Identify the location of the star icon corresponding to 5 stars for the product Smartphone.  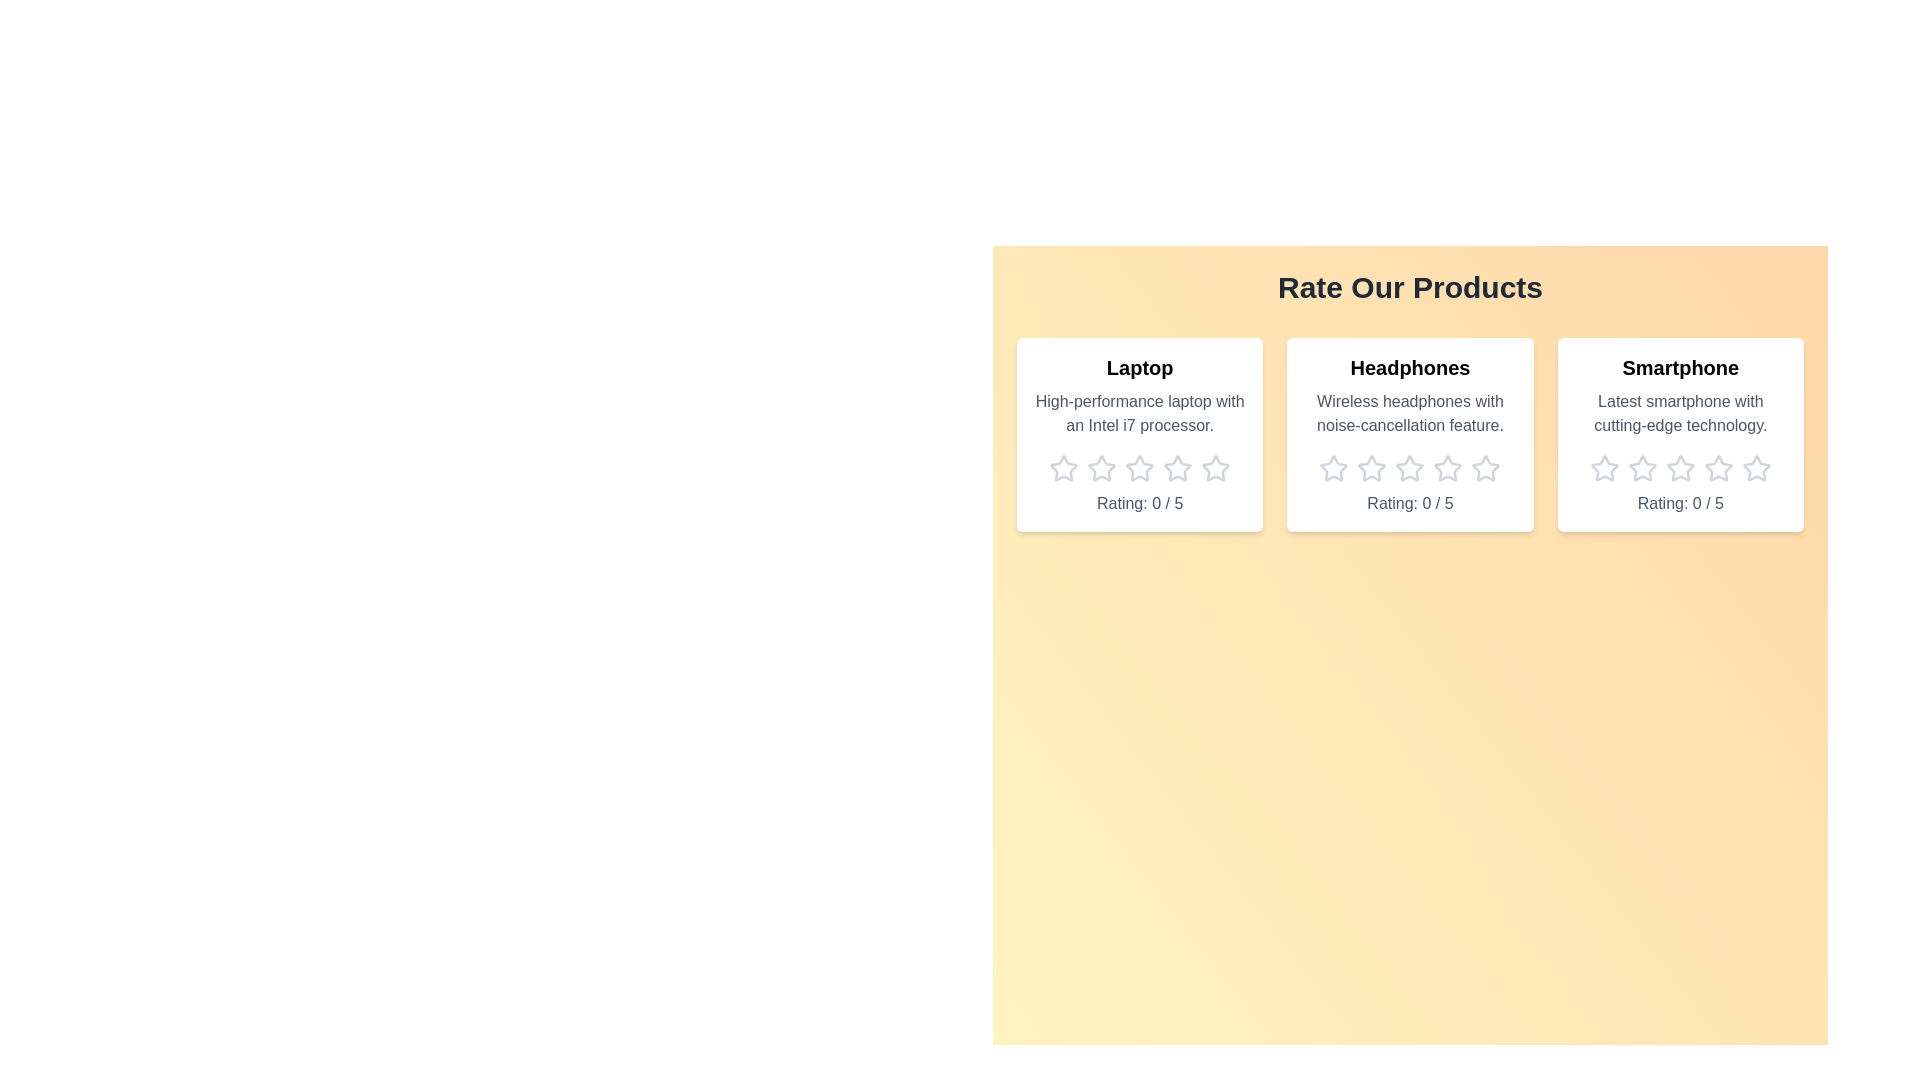
(1755, 469).